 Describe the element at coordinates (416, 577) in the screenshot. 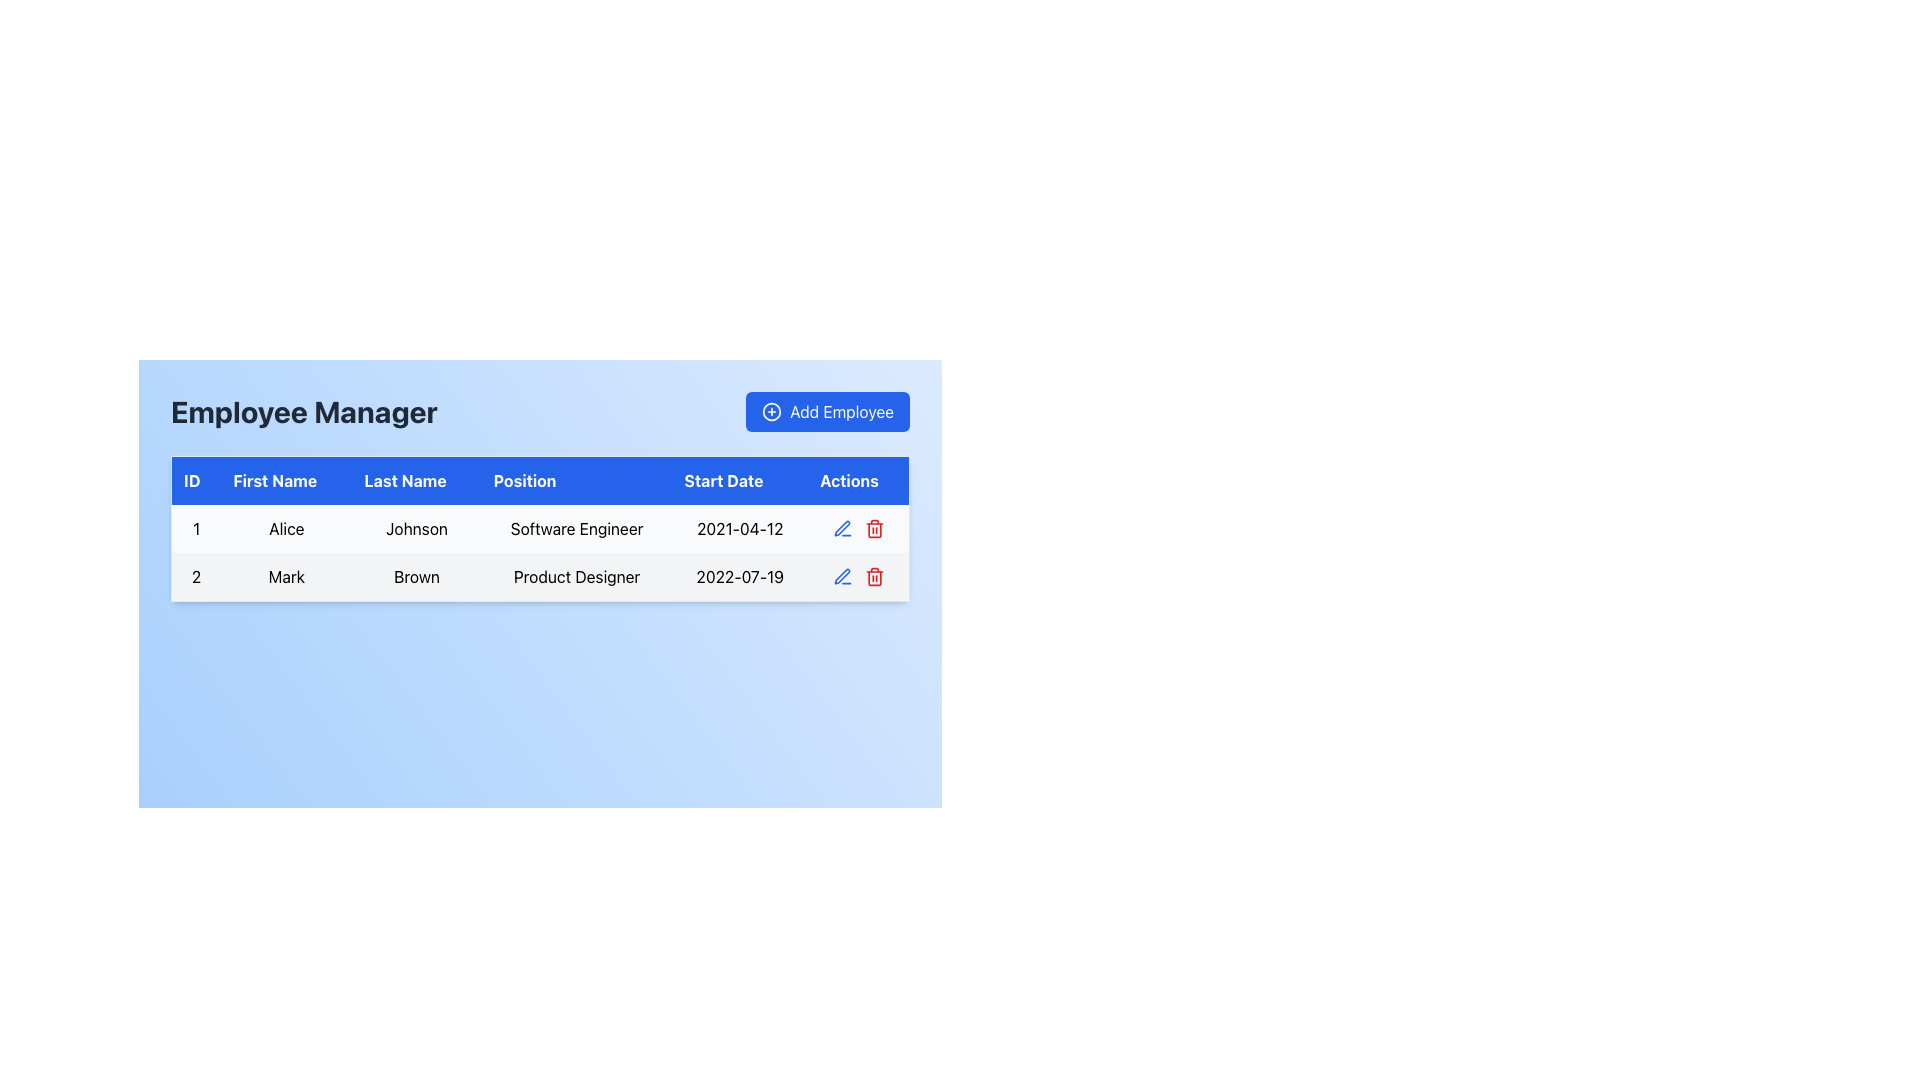

I see `the text label displaying 'Brown' which is located in the third column of the second row of the employee data table` at that location.